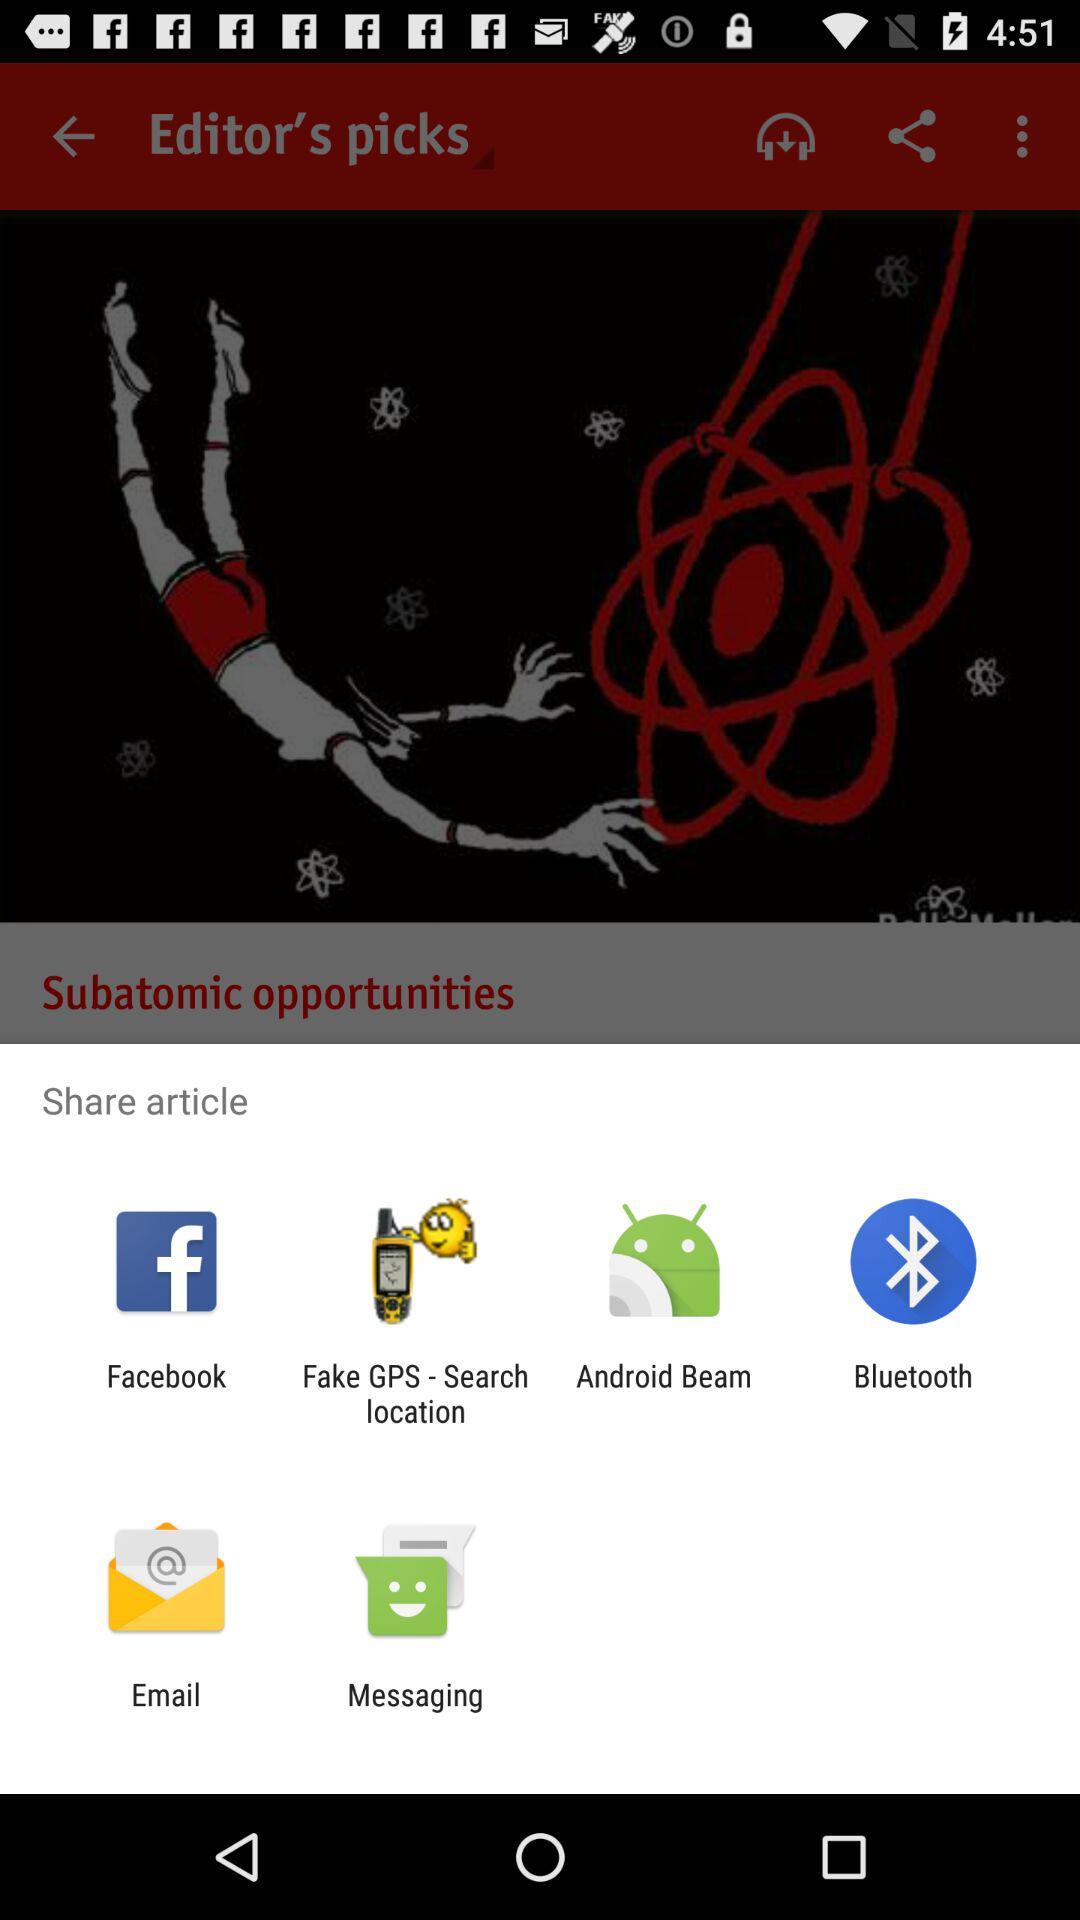 This screenshot has height=1920, width=1080. What do you see at coordinates (165, 1392) in the screenshot?
I see `the app next to the fake gps search` at bounding box center [165, 1392].